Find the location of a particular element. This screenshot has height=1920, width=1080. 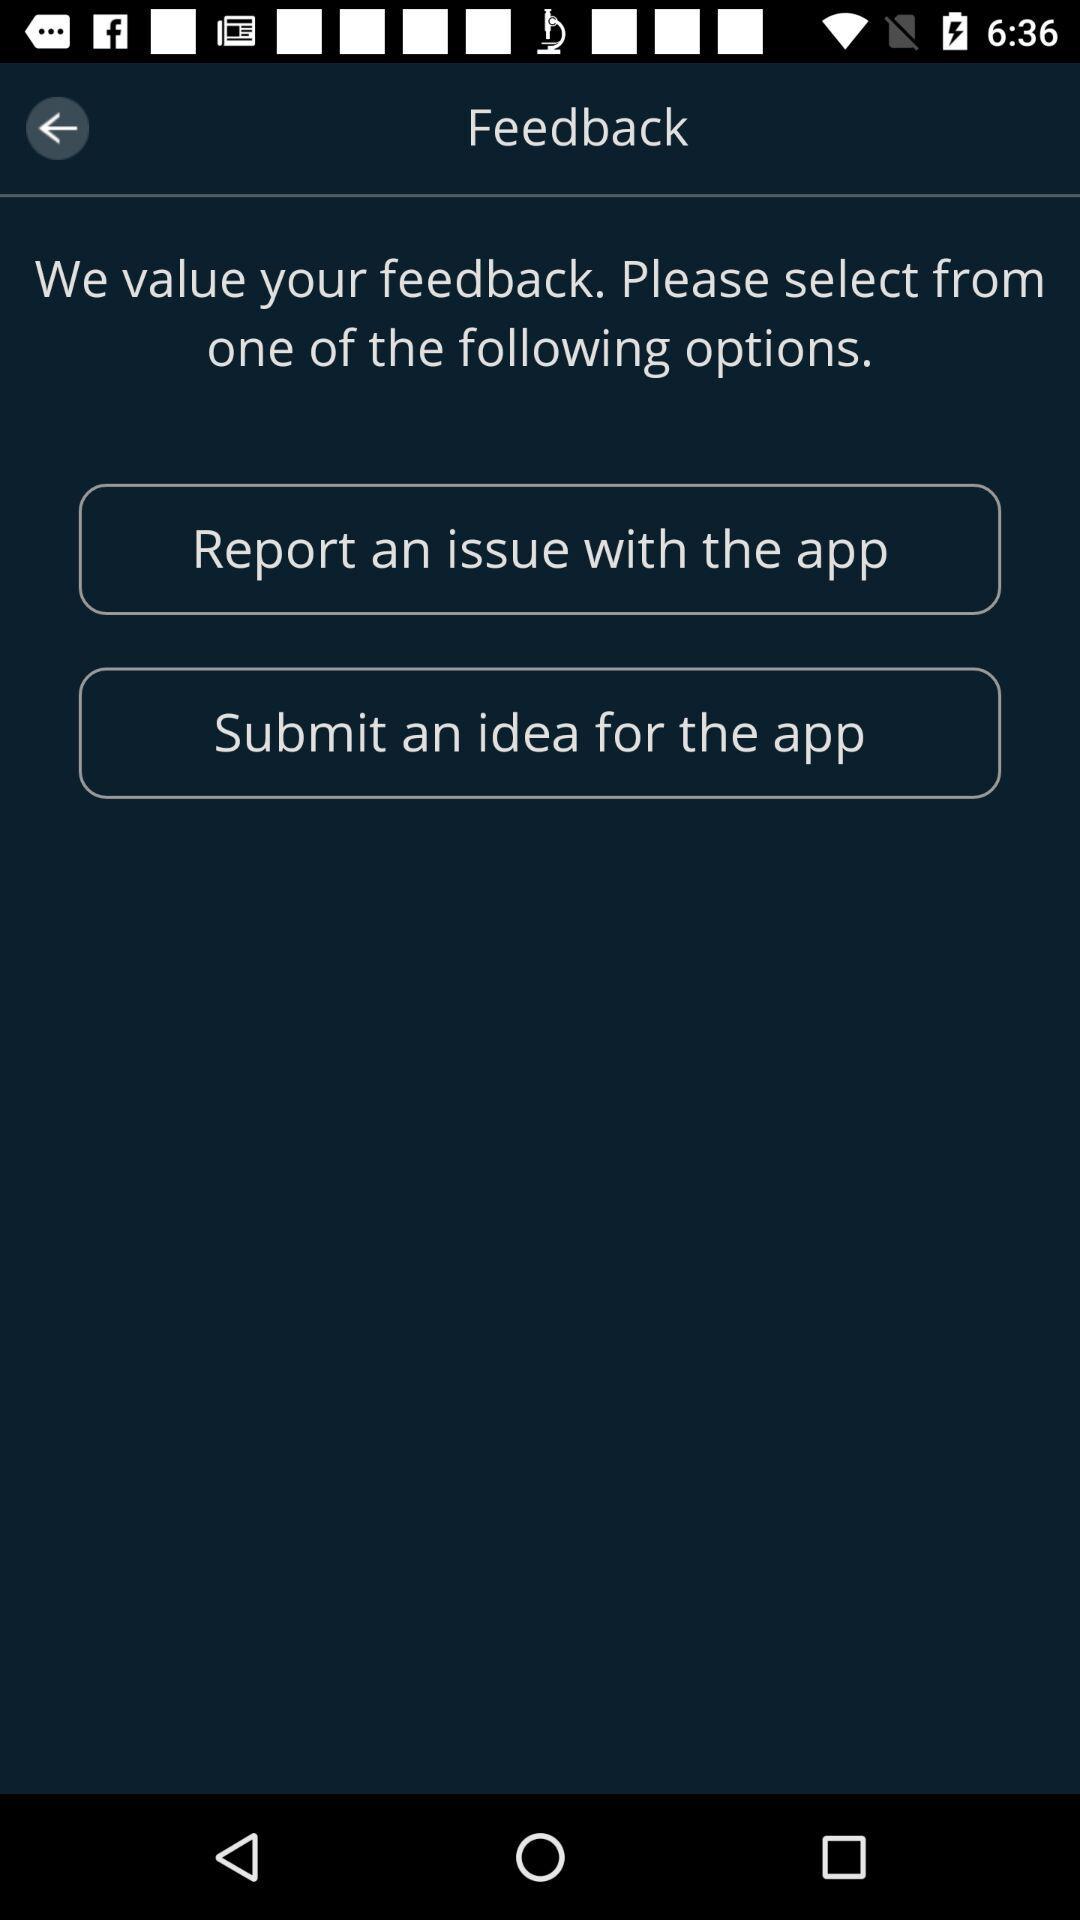

the arrow_backward icon is located at coordinates (56, 127).